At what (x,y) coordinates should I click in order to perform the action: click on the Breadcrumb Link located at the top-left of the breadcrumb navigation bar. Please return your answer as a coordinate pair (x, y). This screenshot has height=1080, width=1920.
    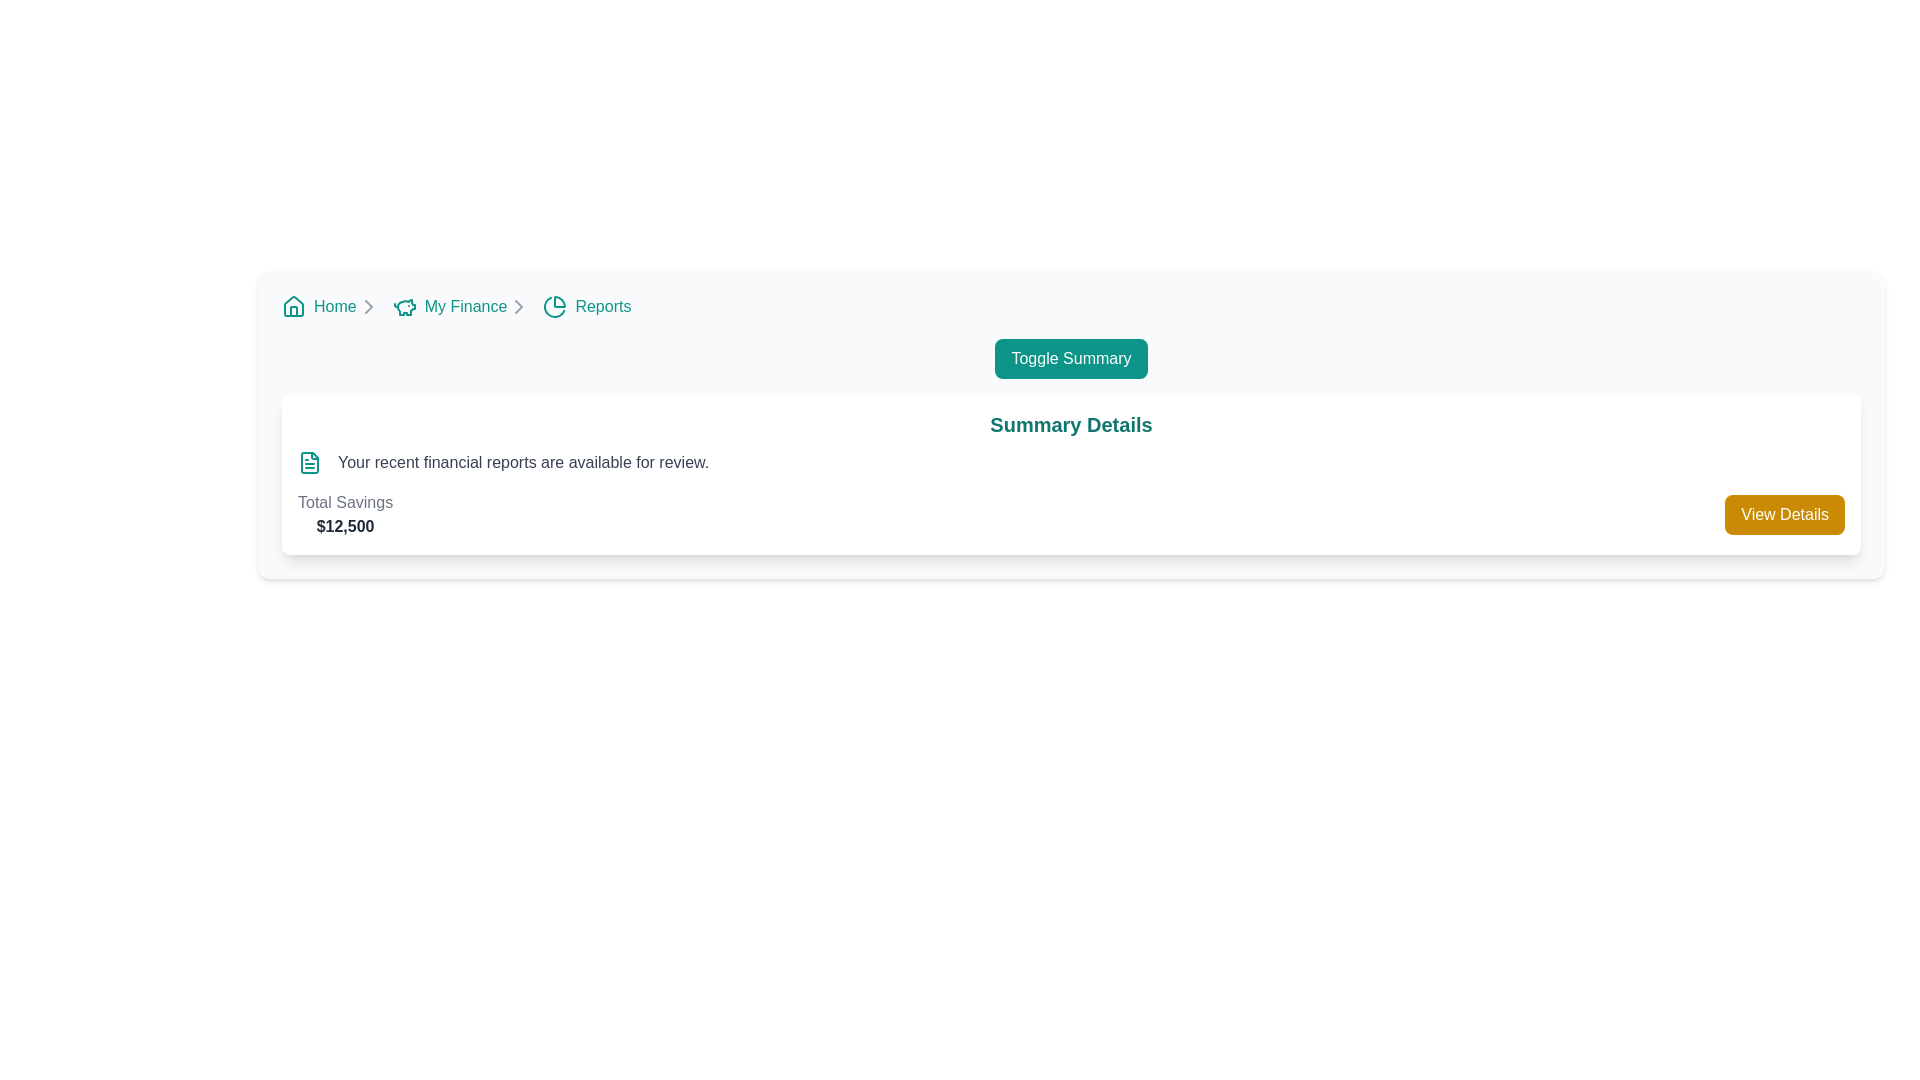
    Looking at the image, I should click on (331, 307).